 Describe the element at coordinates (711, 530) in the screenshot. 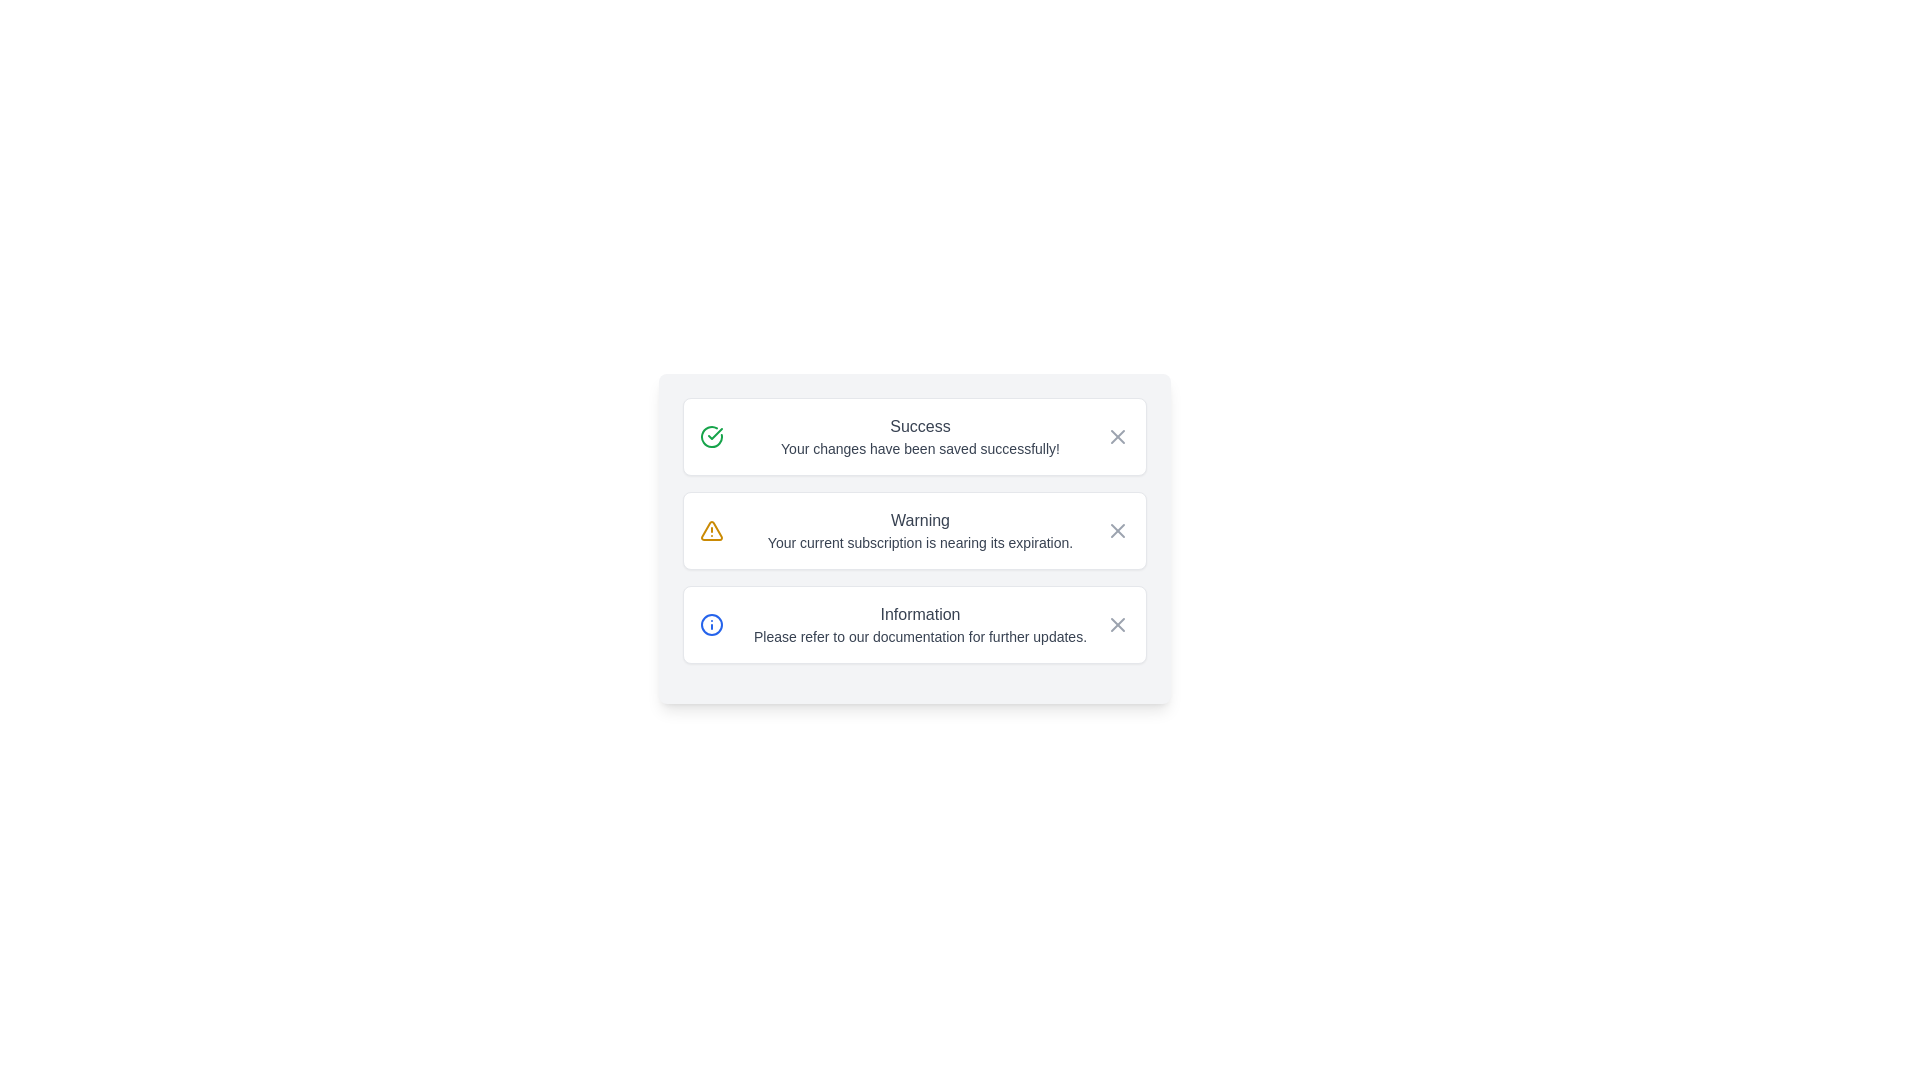

I see `the warning icon, which is the second in a vertical arrangement of three notification elements, located to the left of the text 'Warning'` at that location.